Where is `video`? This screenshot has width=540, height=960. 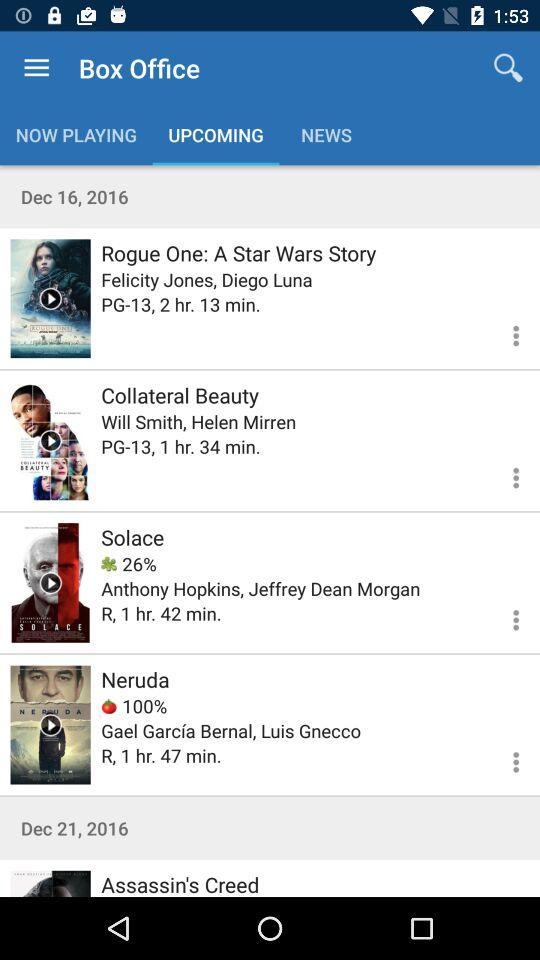
video is located at coordinates (50, 582).